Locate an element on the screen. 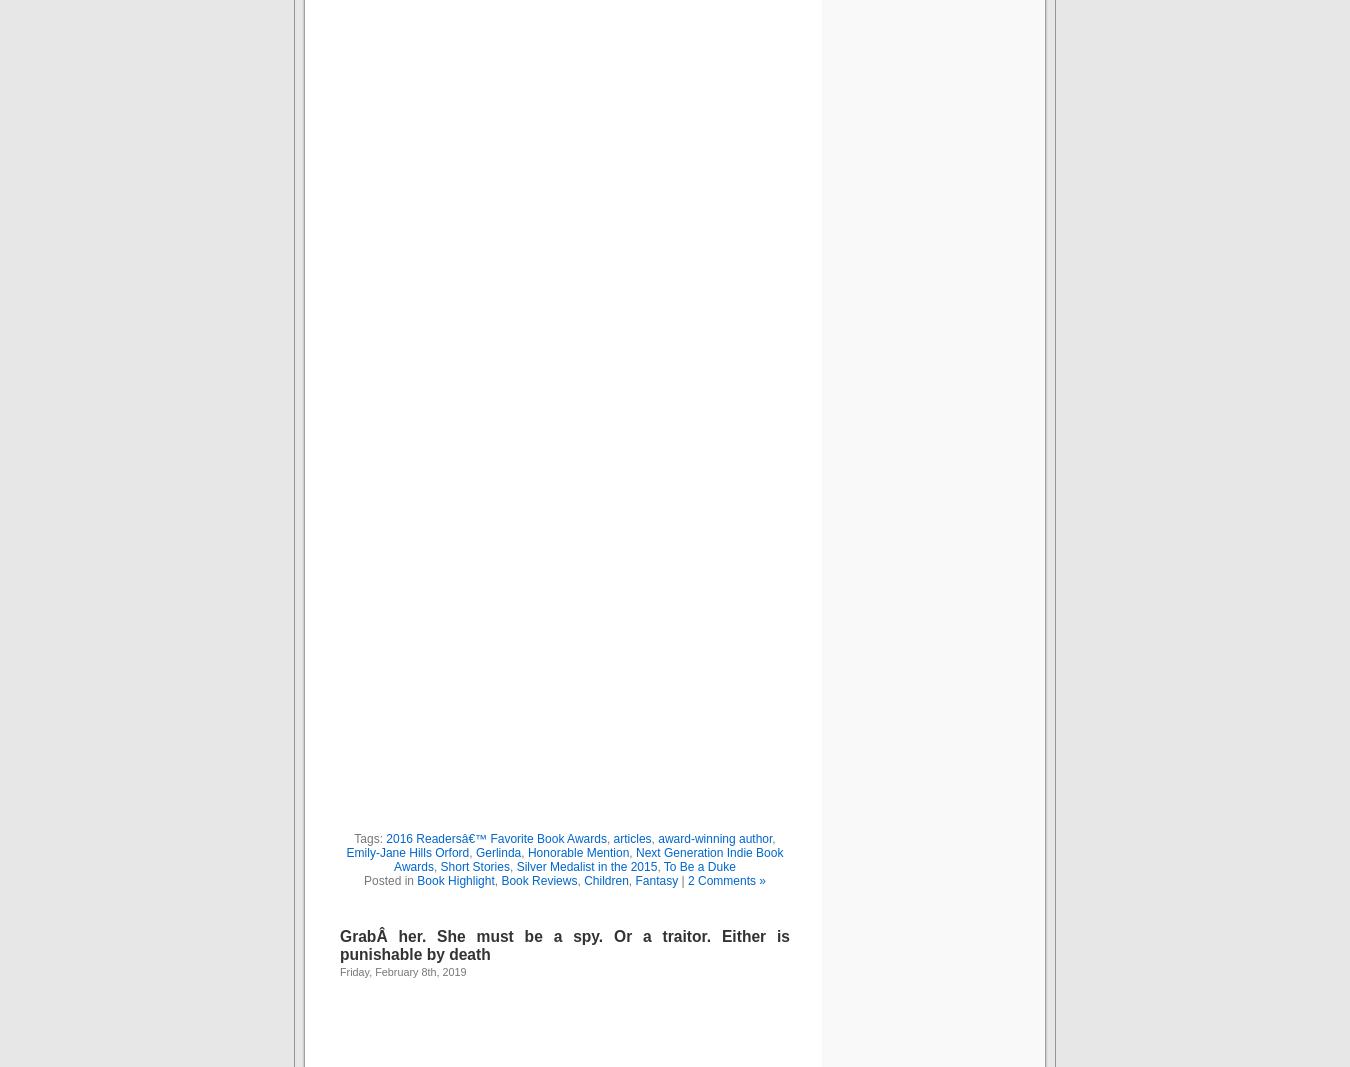 Image resolution: width=1350 pixels, height=1067 pixels. 'Emily-Jane Hills Orford' is located at coordinates (346, 850).